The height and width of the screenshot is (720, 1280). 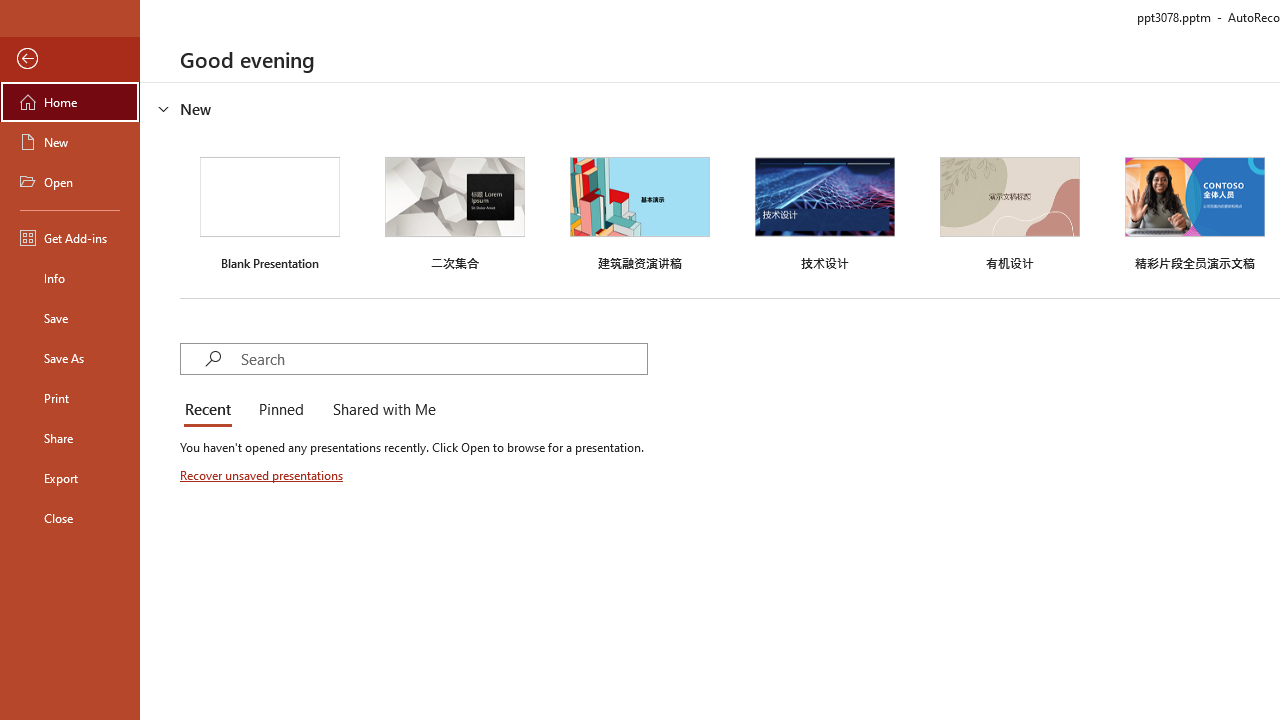 What do you see at coordinates (69, 140) in the screenshot?
I see `'New'` at bounding box center [69, 140].